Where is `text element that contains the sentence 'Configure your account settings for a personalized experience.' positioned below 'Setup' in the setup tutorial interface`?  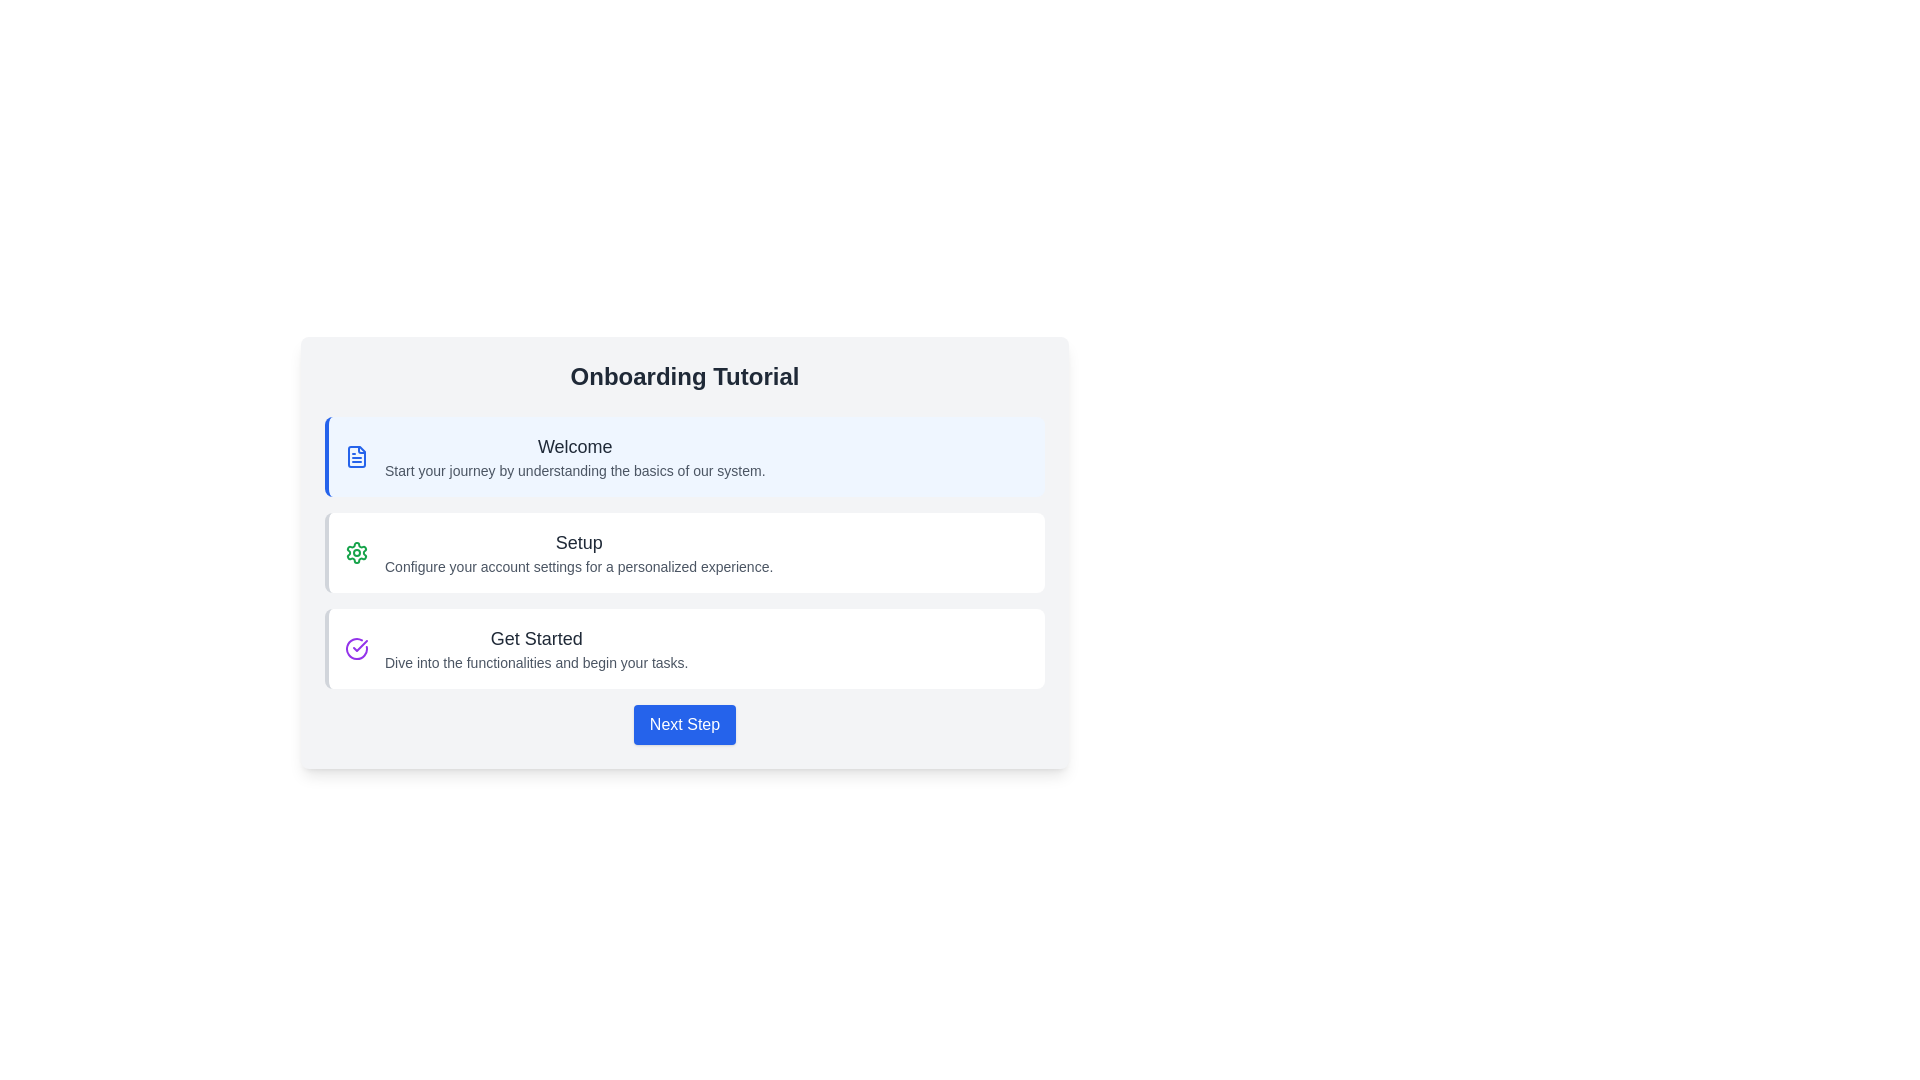
text element that contains the sentence 'Configure your account settings for a personalized experience.' positioned below 'Setup' in the setup tutorial interface is located at coordinates (578, 567).